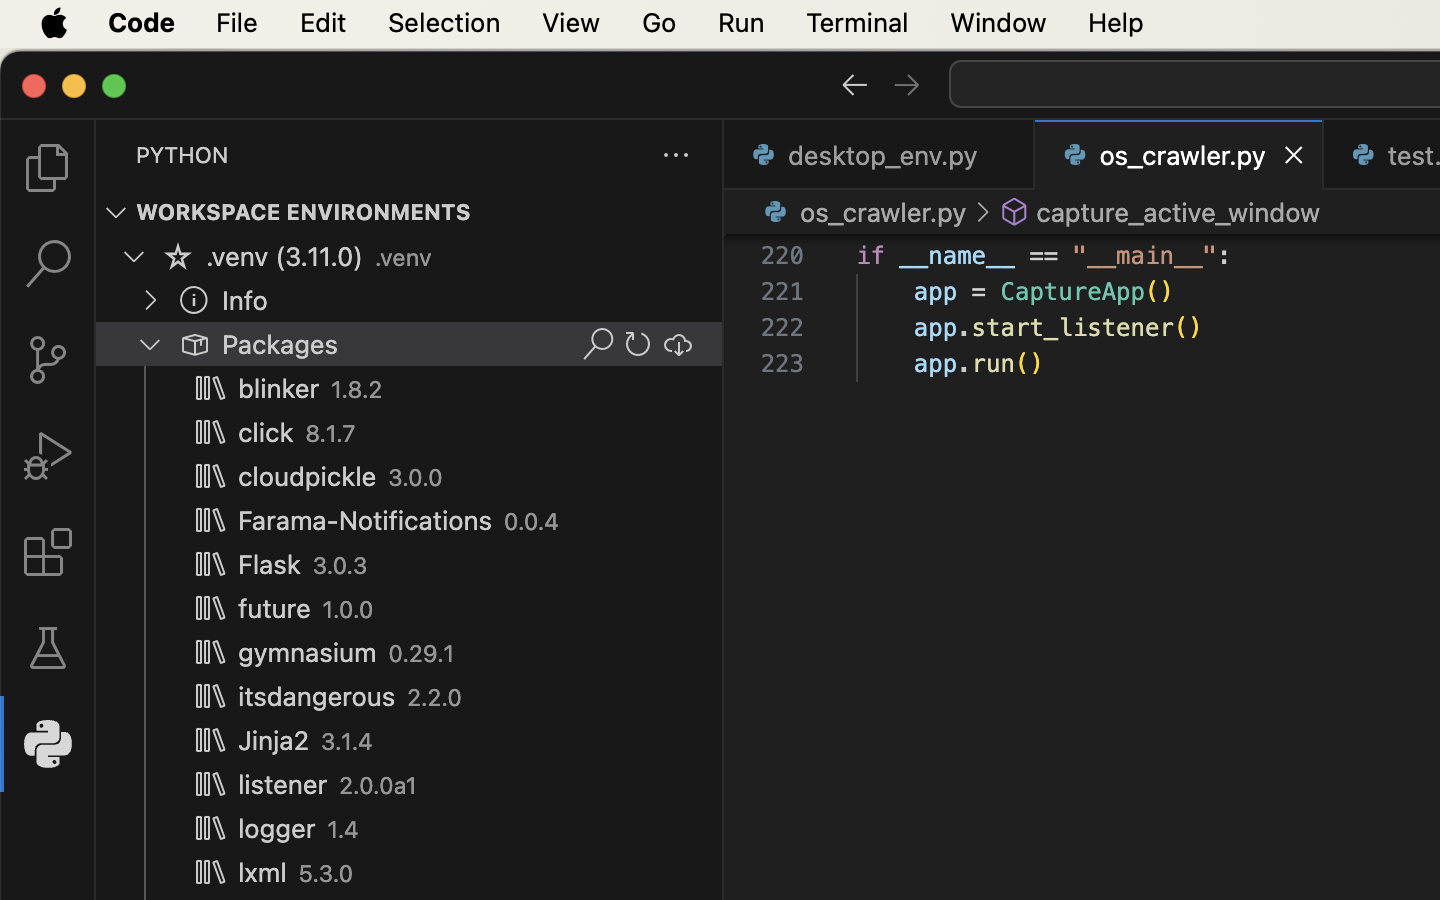 Image resolution: width=1440 pixels, height=900 pixels. Describe the element at coordinates (854, 82) in the screenshot. I see `''` at that location.